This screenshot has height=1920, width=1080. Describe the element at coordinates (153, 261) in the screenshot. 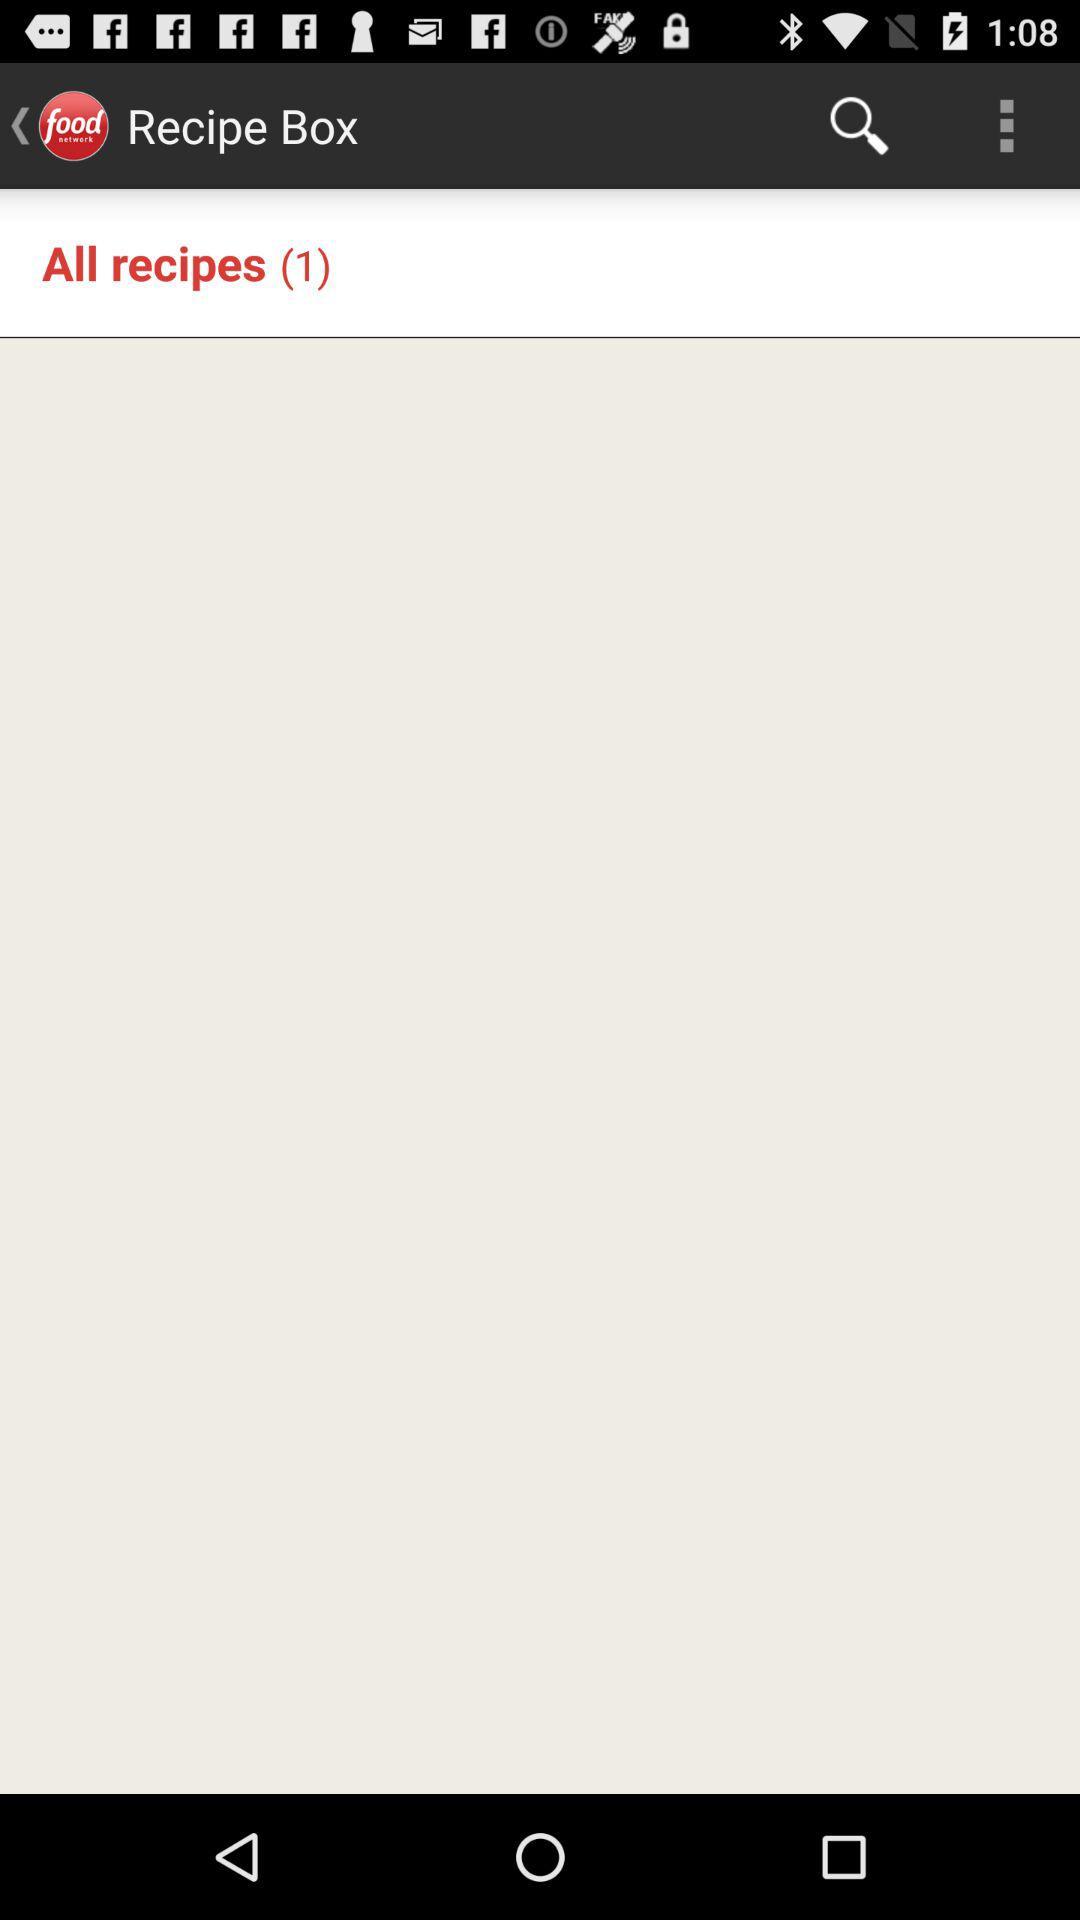

I see `all recipes app` at that location.